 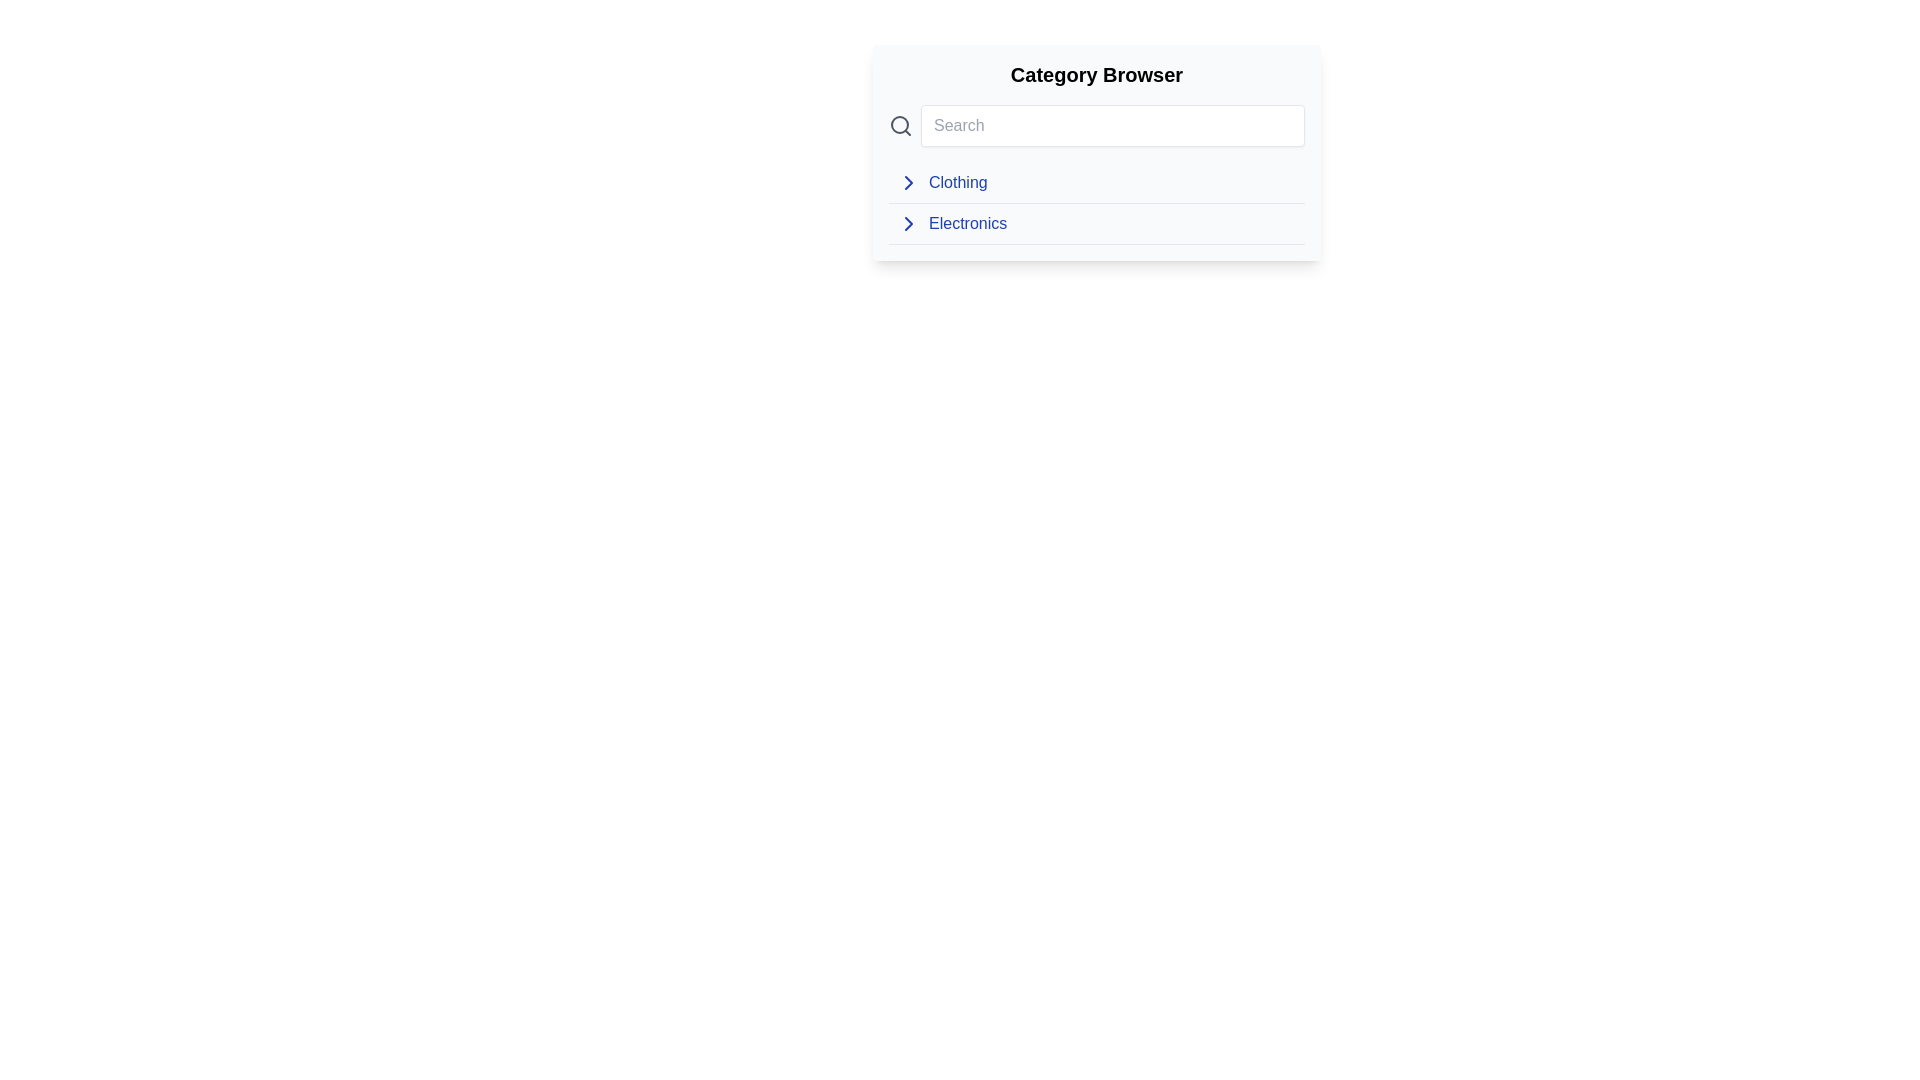 What do you see at coordinates (957, 182) in the screenshot?
I see `text label indicating the 'Clothing' category option, which is located to the right of a chevron icon in the first option of a vertical list within the 'Category Browser' panel` at bounding box center [957, 182].